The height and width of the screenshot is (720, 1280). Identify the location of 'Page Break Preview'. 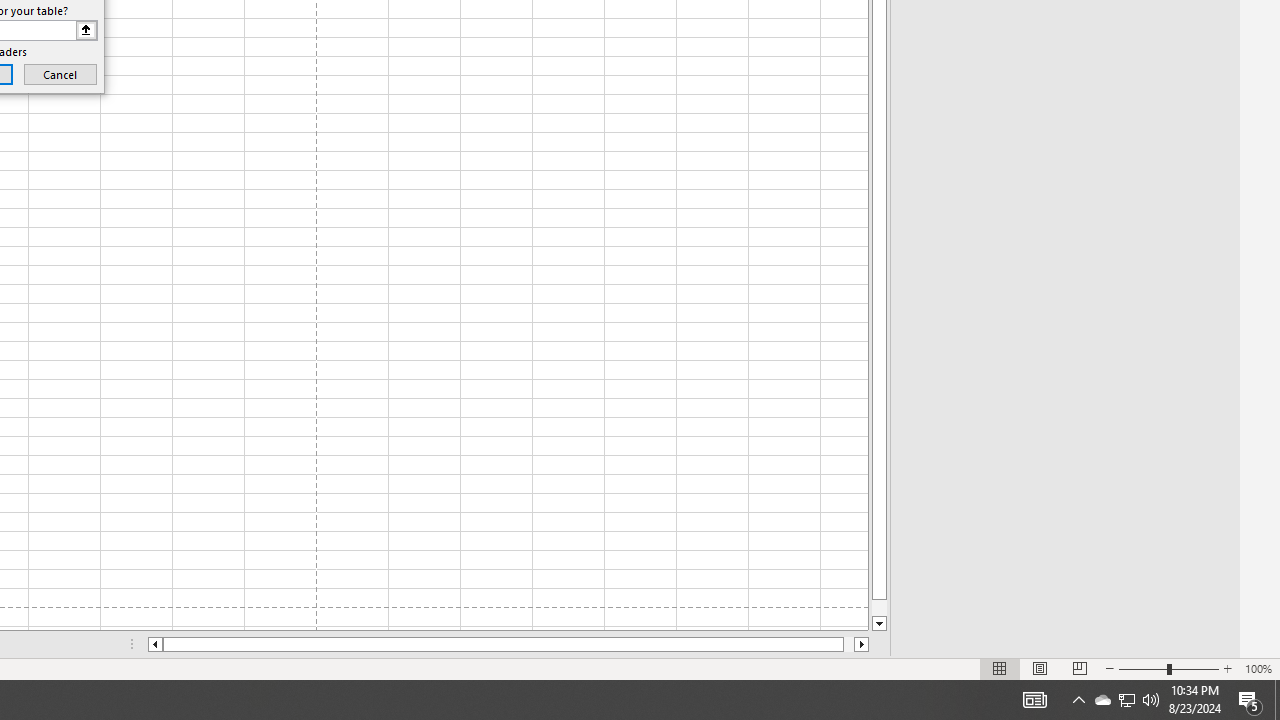
(1078, 669).